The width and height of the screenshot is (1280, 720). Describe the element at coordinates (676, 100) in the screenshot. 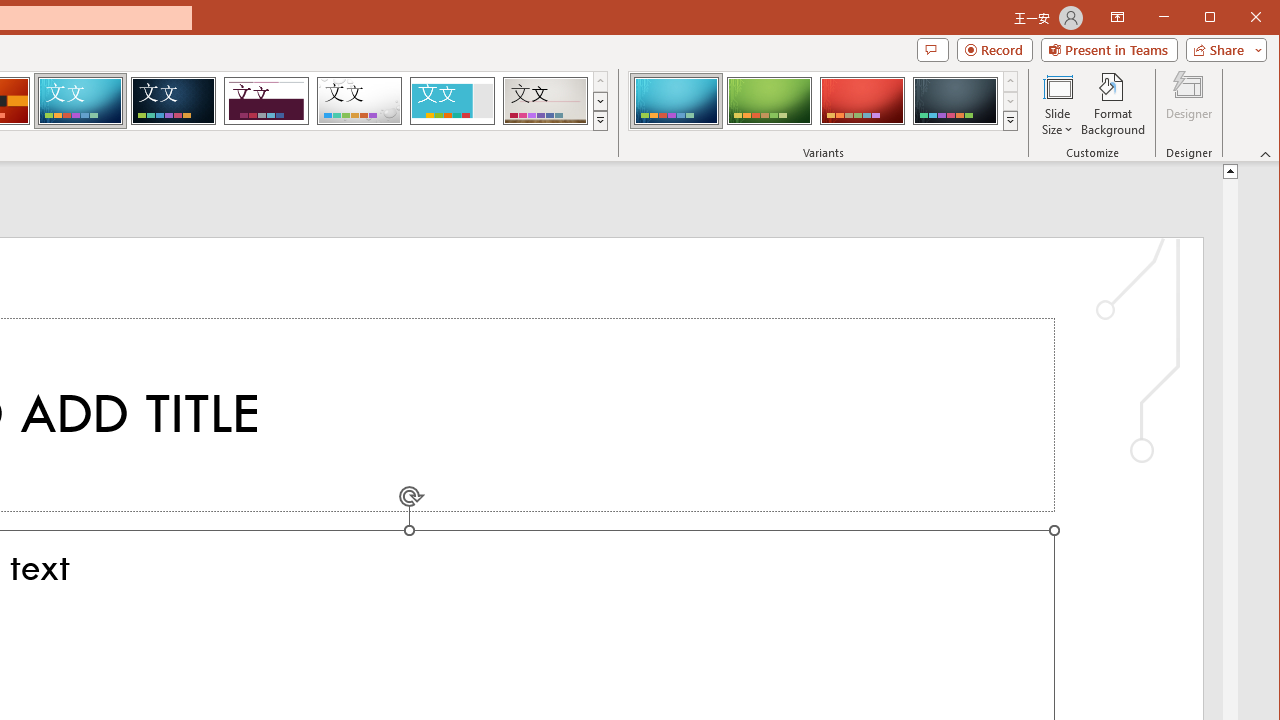

I see `'Circuit Variant 1'` at that location.